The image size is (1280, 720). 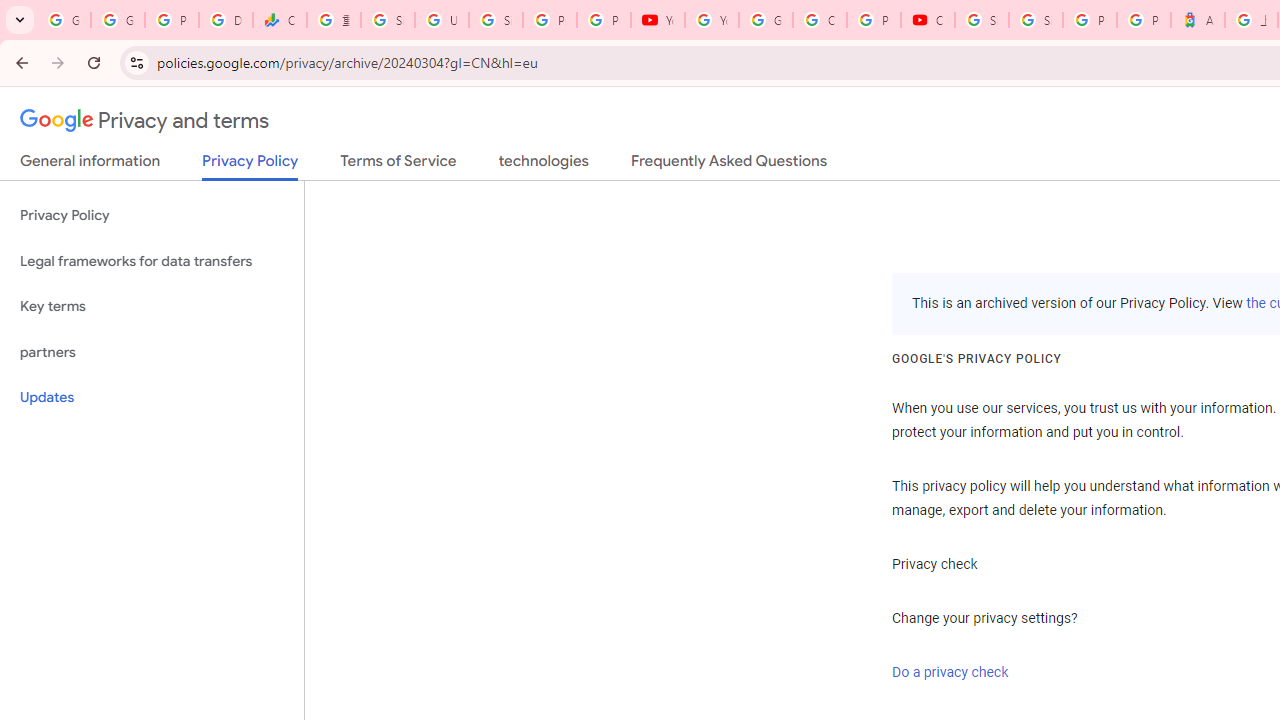 I want to click on 'Frequently Asked Questions', so click(x=727, y=164).